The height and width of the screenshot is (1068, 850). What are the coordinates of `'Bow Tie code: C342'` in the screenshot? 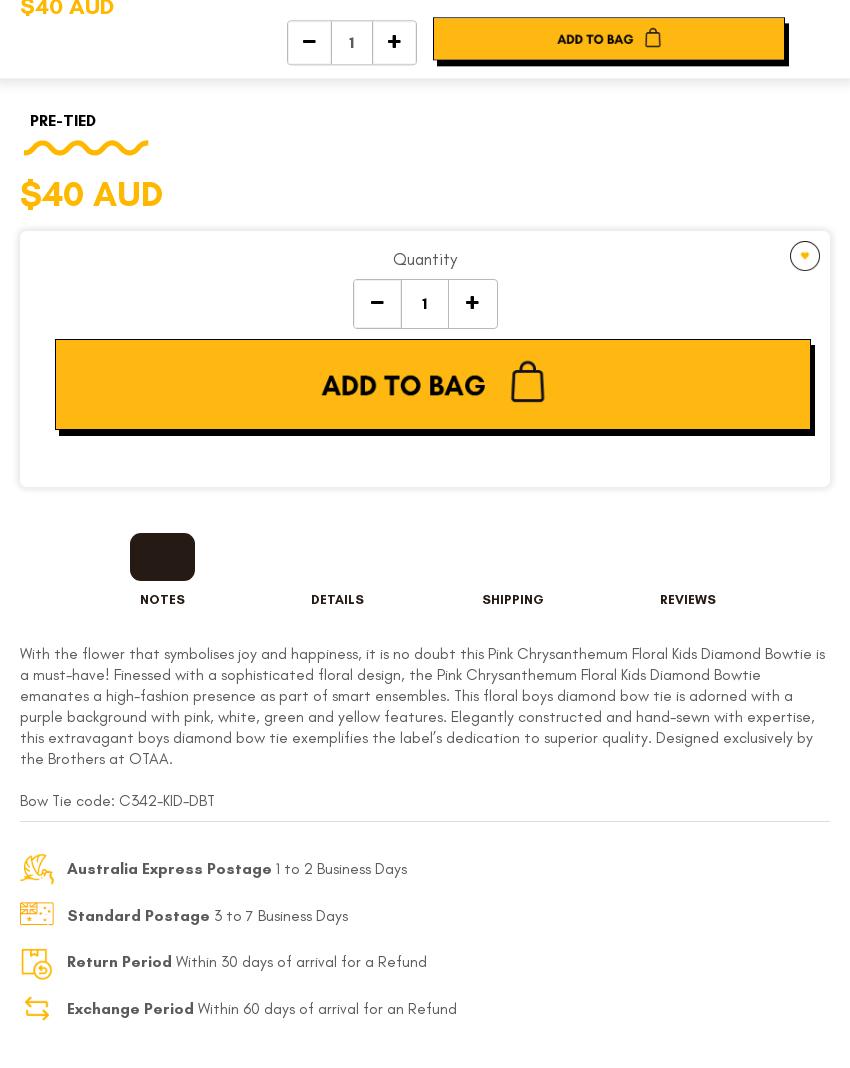 It's located at (87, 799).